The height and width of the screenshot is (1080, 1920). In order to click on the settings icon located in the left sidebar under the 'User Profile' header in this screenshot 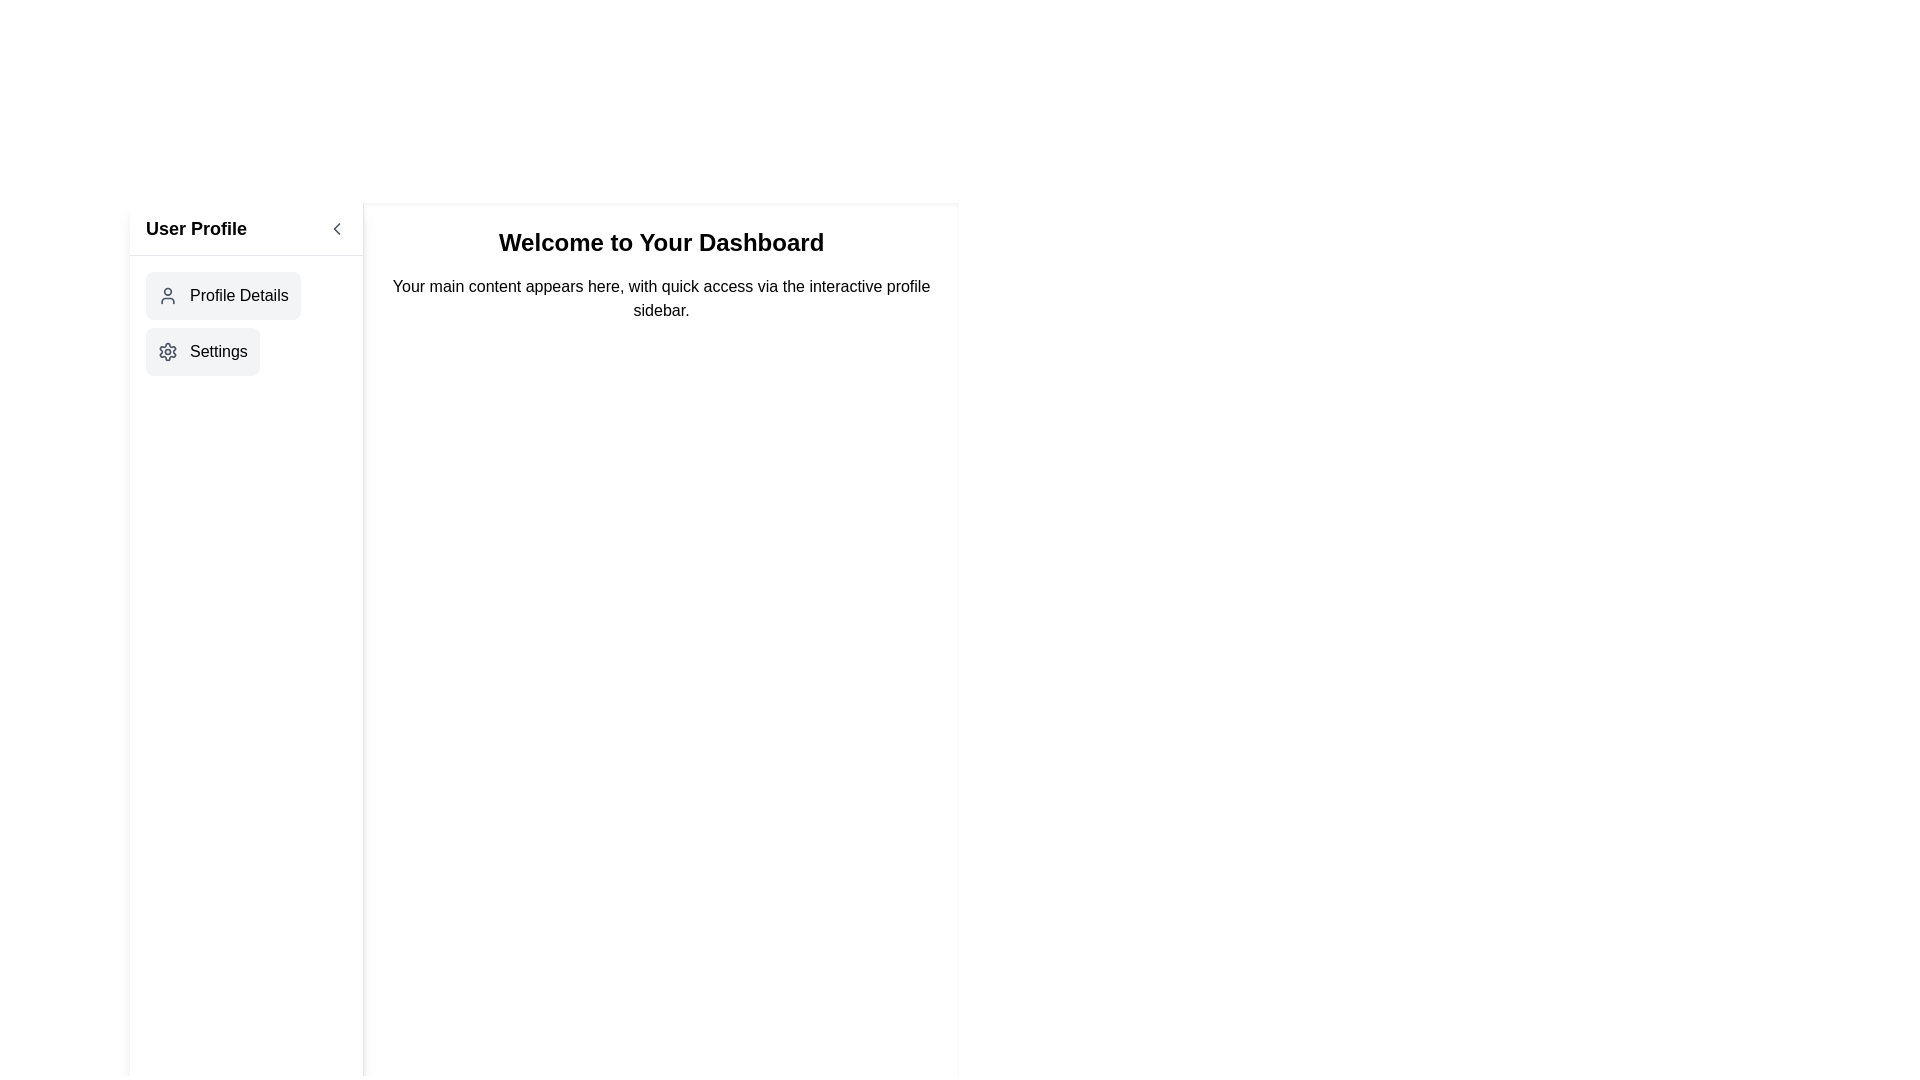, I will do `click(168, 350)`.